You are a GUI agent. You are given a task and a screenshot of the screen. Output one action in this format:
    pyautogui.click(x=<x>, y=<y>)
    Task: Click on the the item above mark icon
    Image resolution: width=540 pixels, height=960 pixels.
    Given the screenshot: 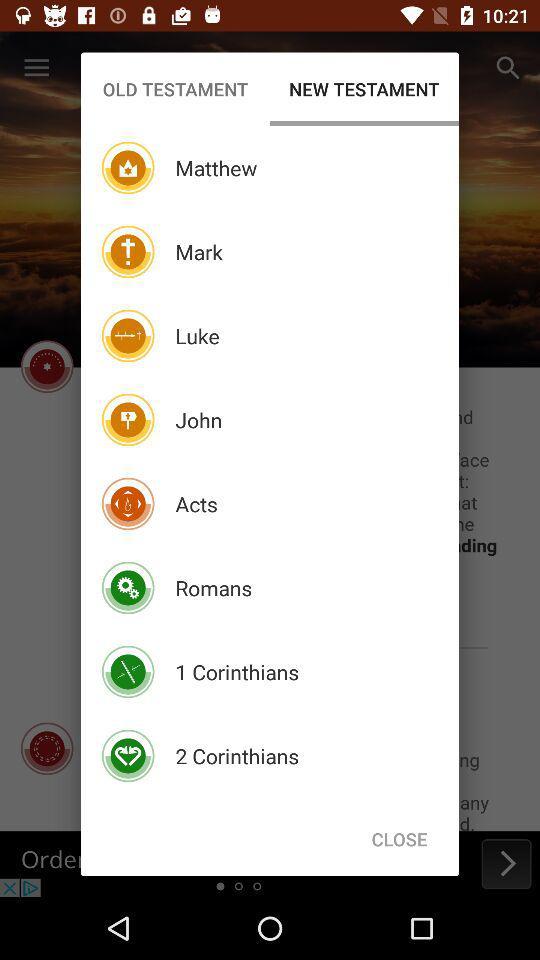 What is the action you would take?
    pyautogui.click(x=215, y=167)
    